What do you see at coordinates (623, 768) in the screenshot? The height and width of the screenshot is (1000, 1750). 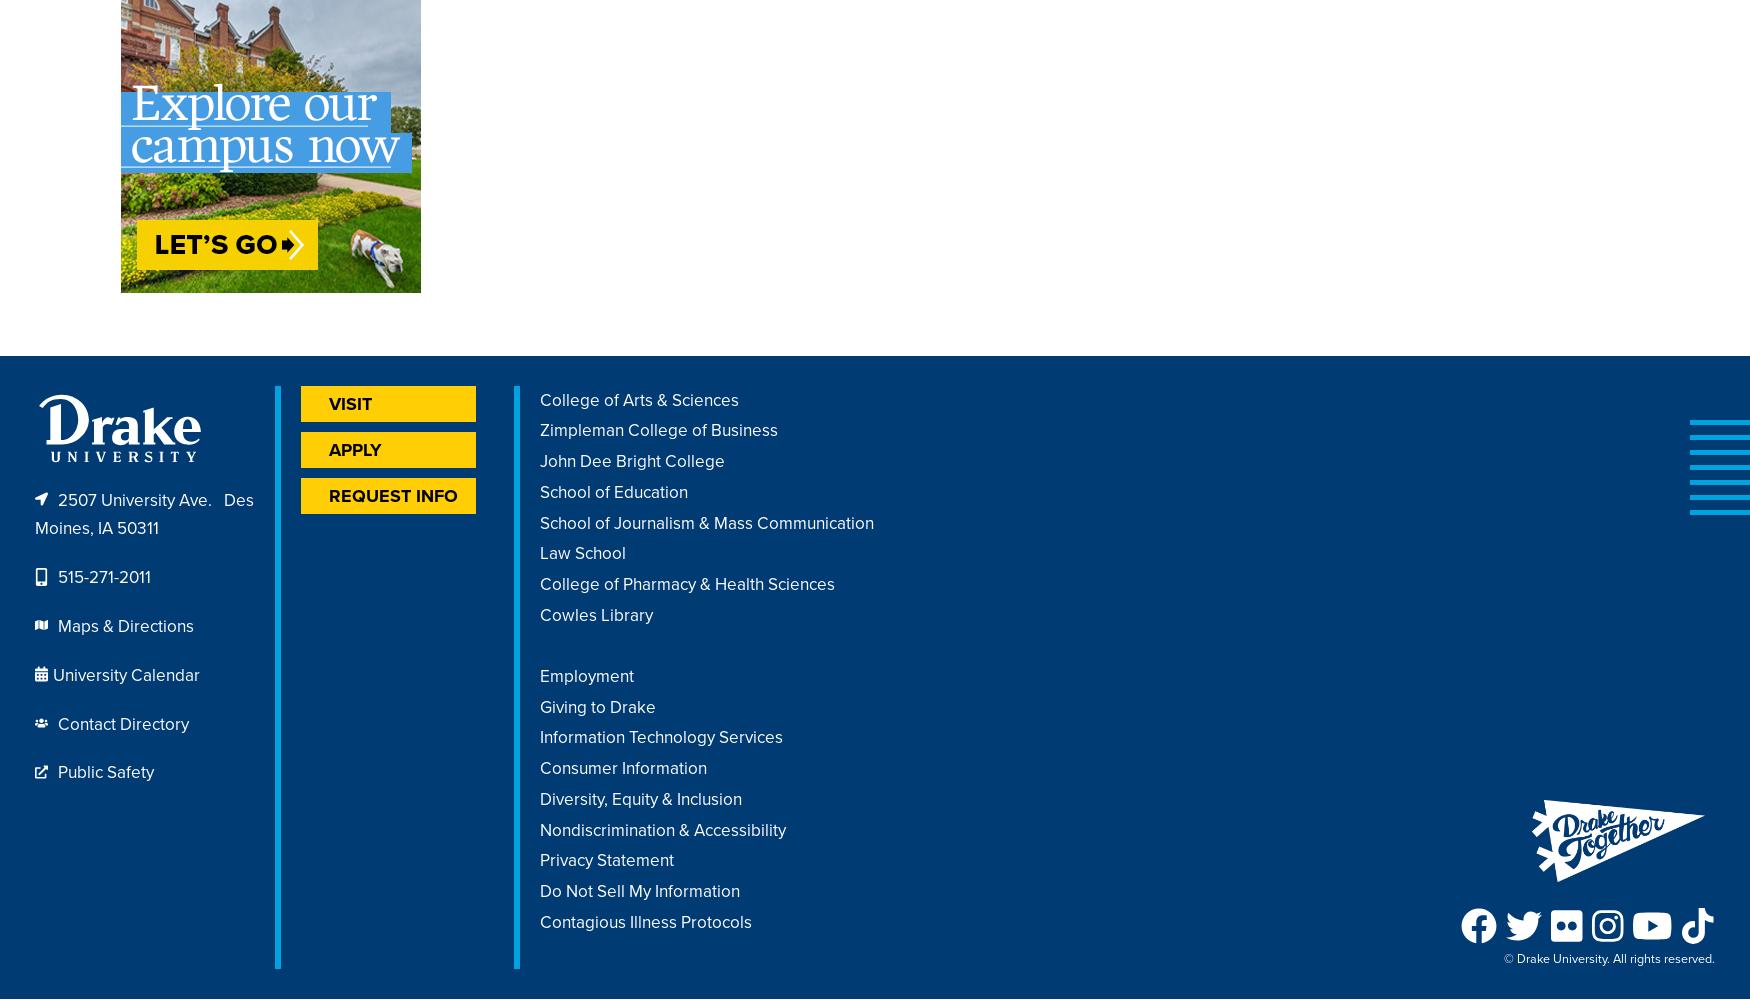 I see `'Consumer Information'` at bounding box center [623, 768].